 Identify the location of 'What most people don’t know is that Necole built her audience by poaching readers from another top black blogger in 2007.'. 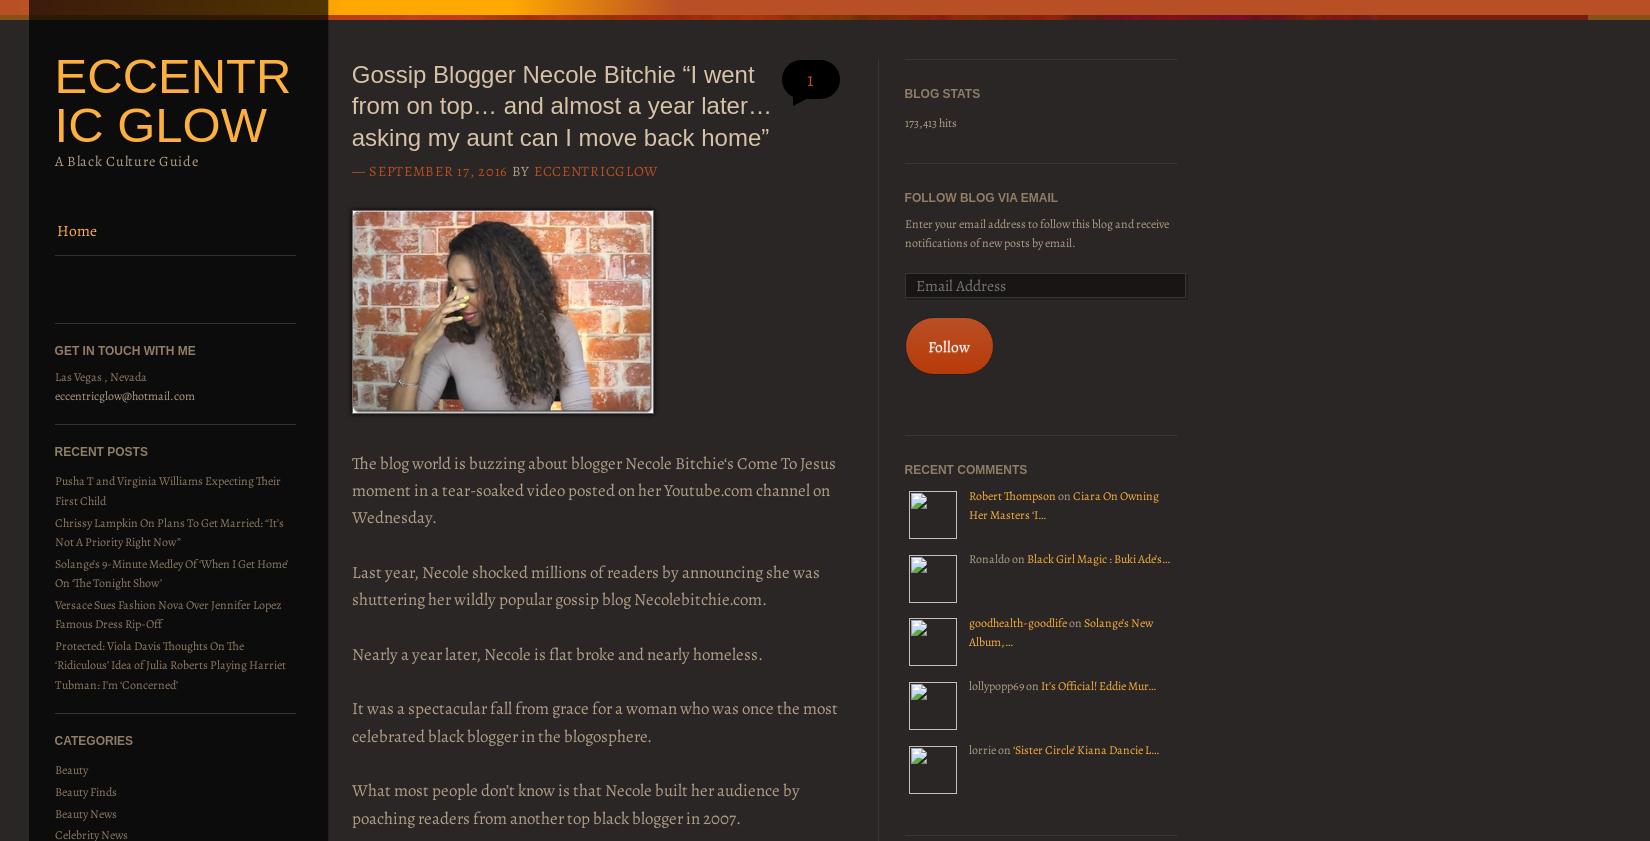
(350, 803).